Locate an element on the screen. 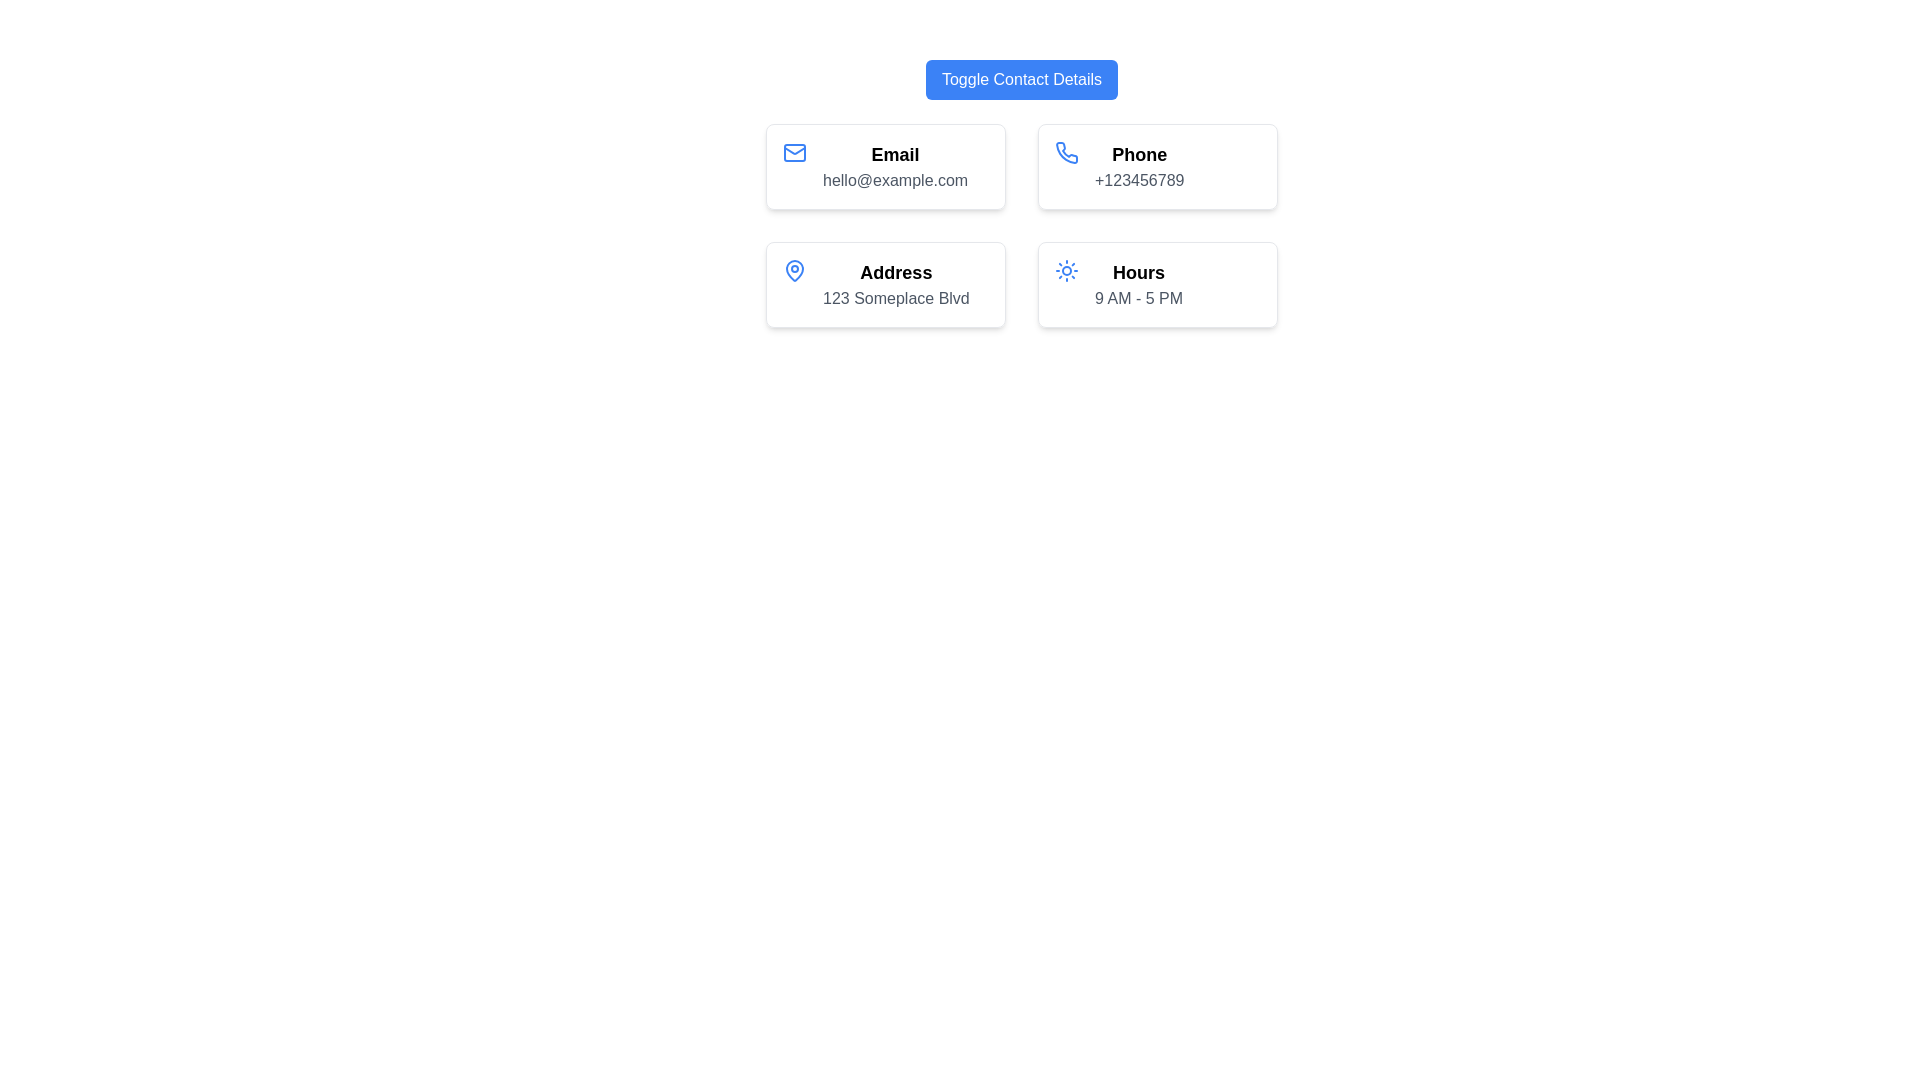 The width and height of the screenshot is (1920, 1080). the blue pin icon located within the 'Address' card, which is the third card in a grid of contact details is located at coordinates (794, 270).